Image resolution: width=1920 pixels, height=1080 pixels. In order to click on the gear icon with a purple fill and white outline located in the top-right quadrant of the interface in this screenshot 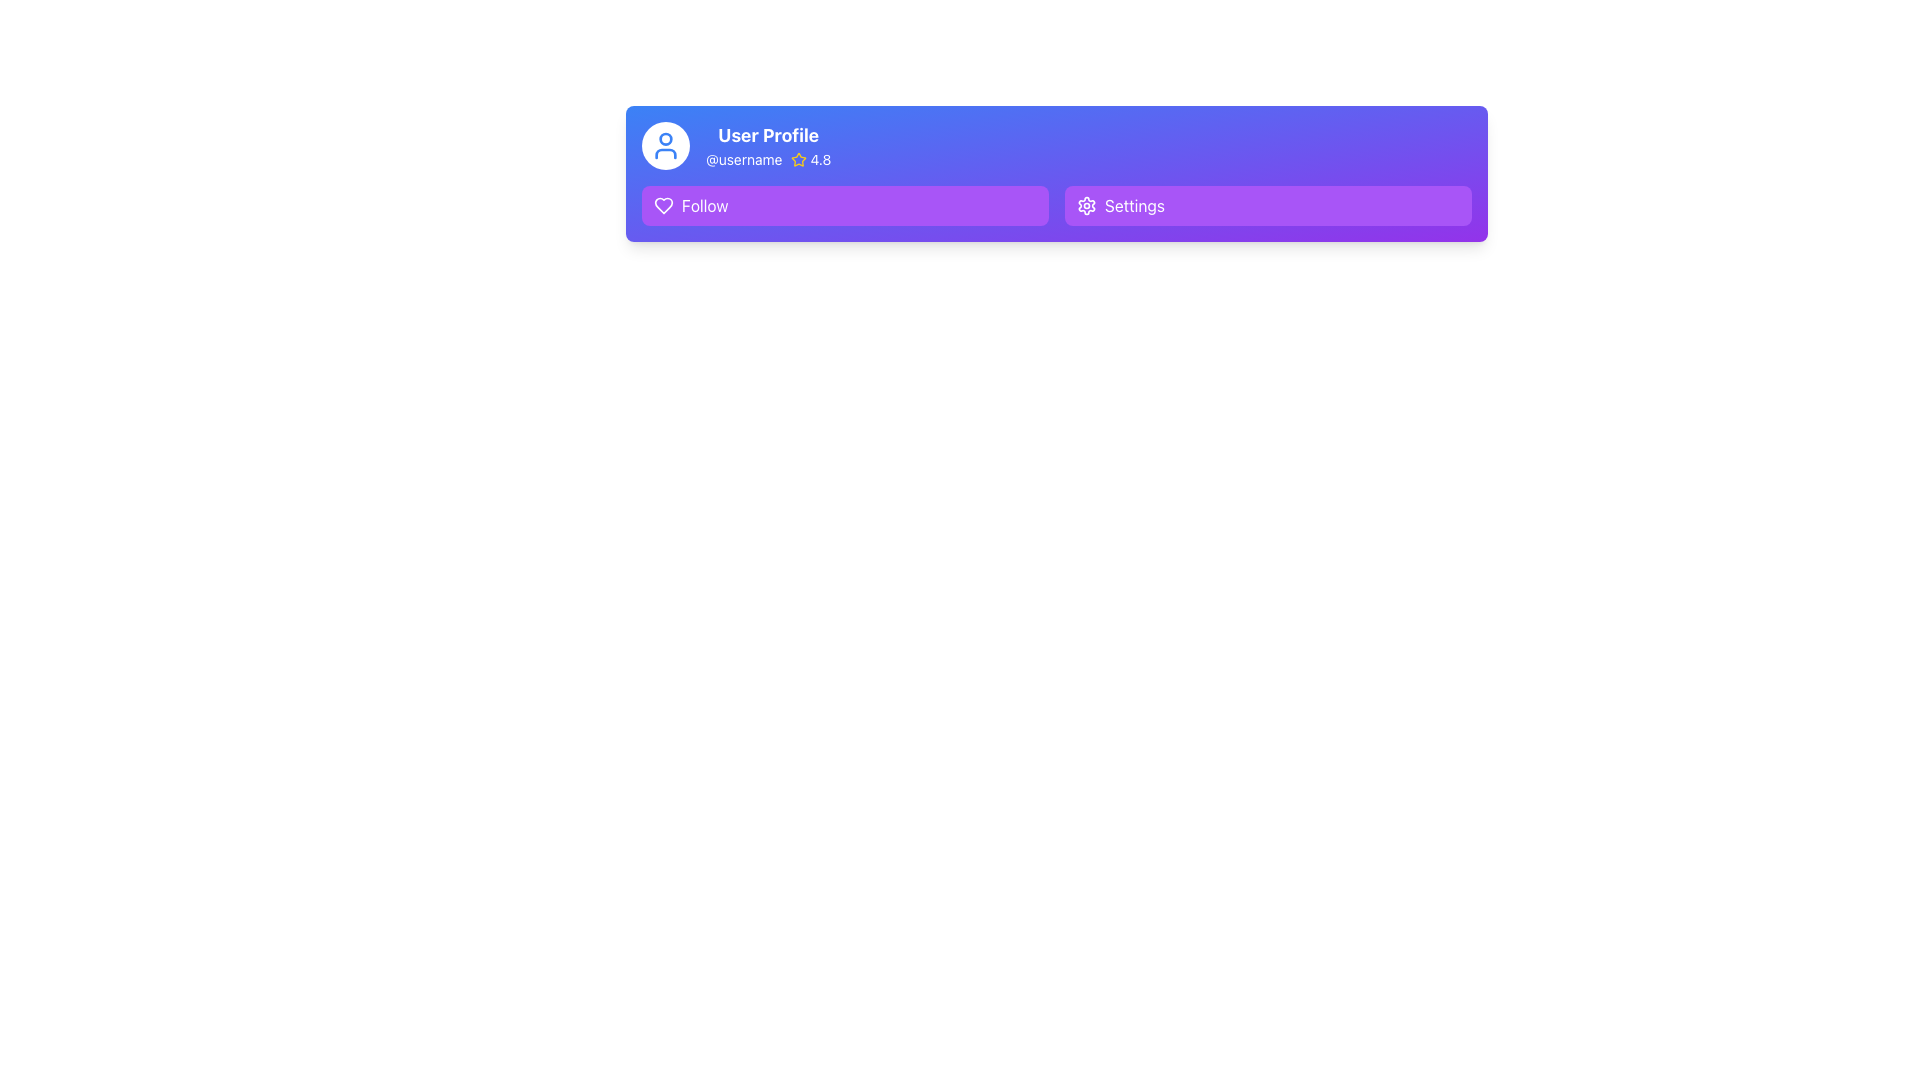, I will do `click(1085, 205)`.